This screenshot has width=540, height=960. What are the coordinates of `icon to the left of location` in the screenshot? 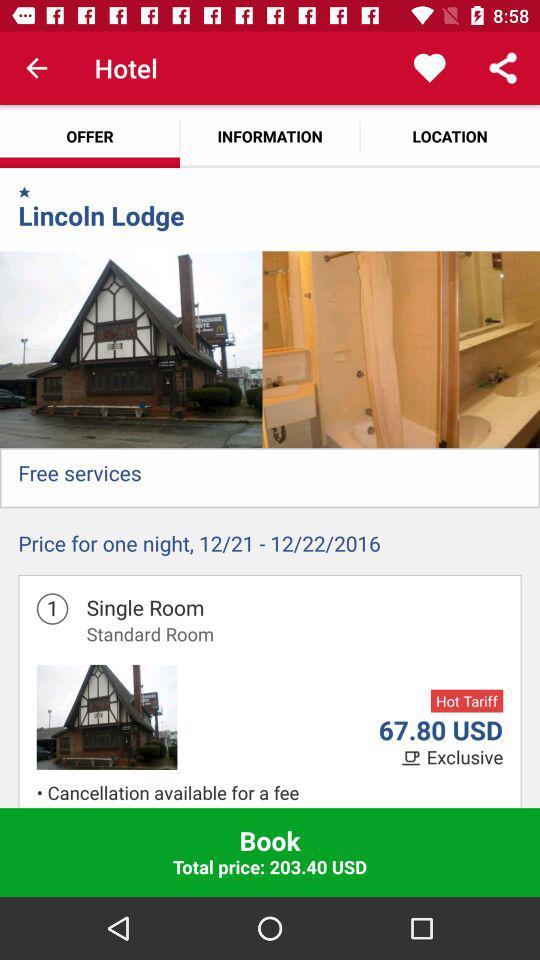 It's located at (270, 135).